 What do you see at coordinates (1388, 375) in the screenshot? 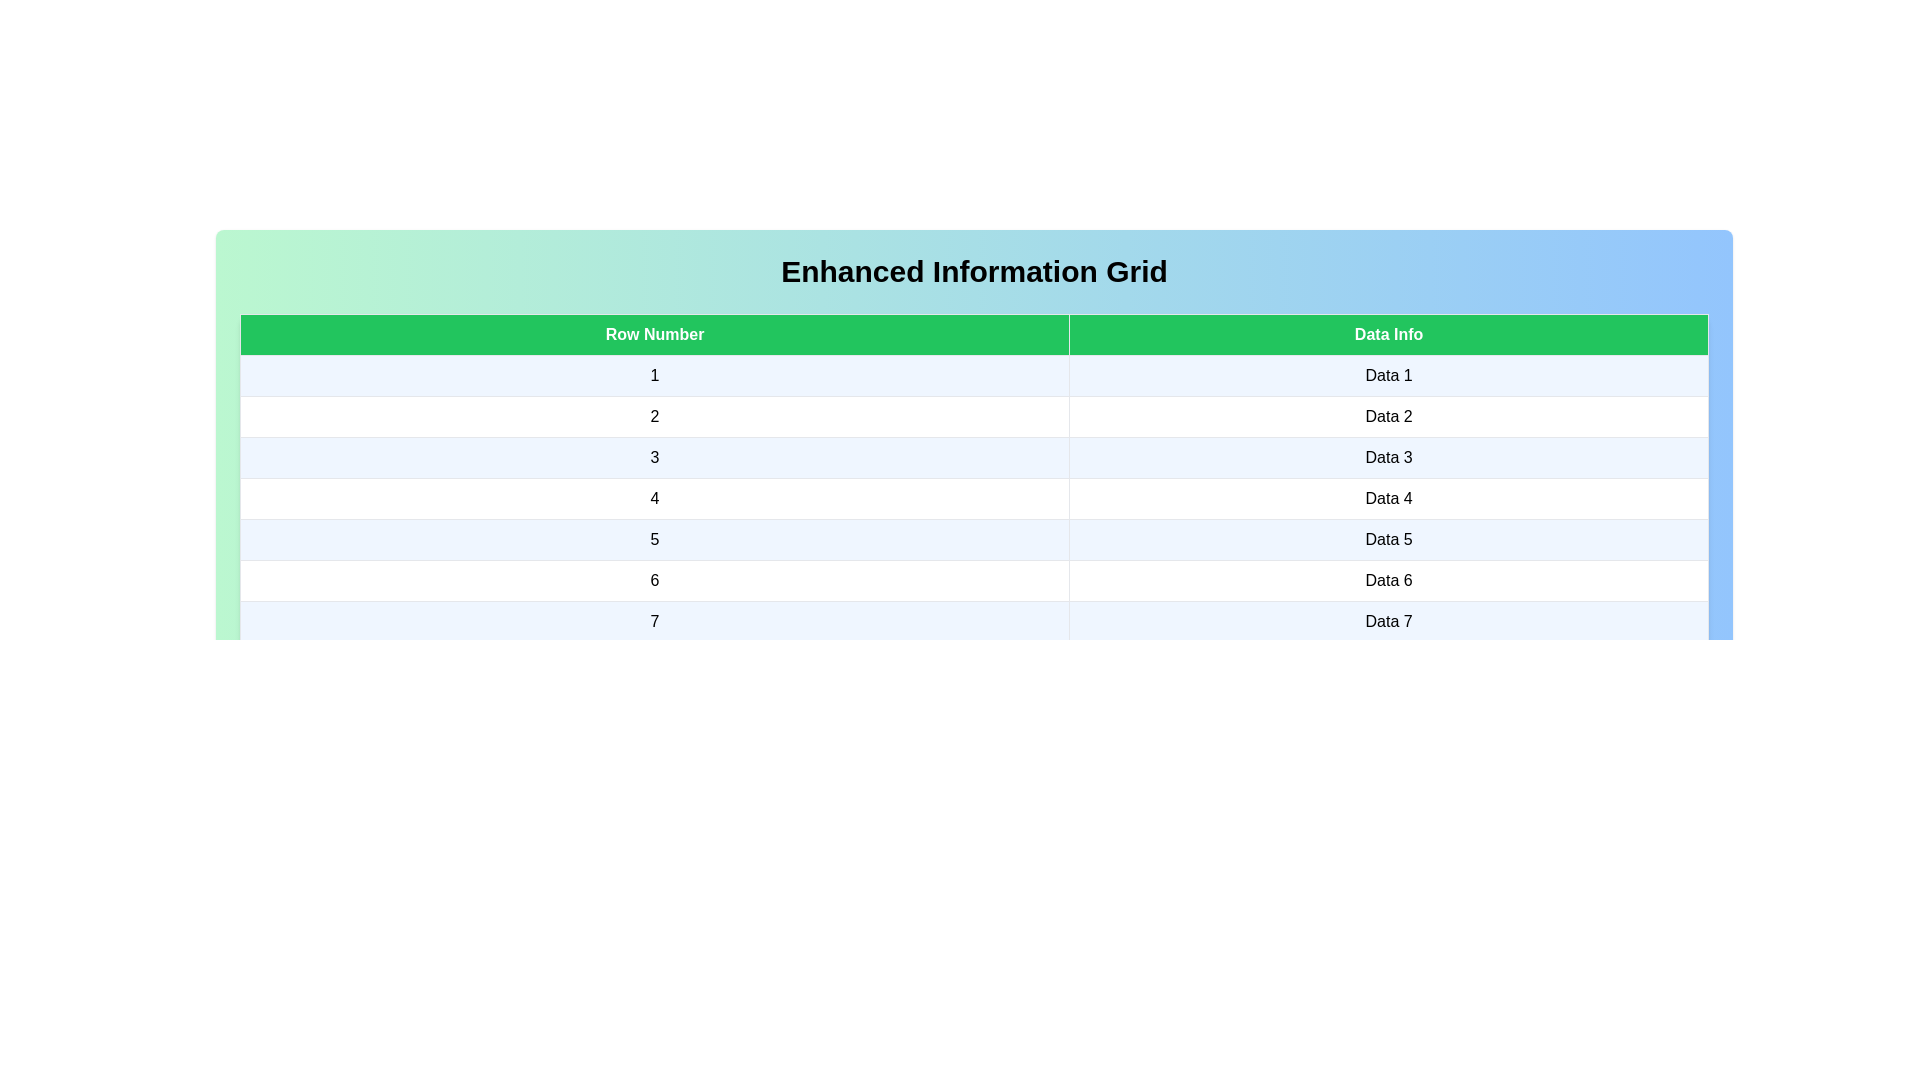
I see `the cell containing the text Data 1` at bounding box center [1388, 375].